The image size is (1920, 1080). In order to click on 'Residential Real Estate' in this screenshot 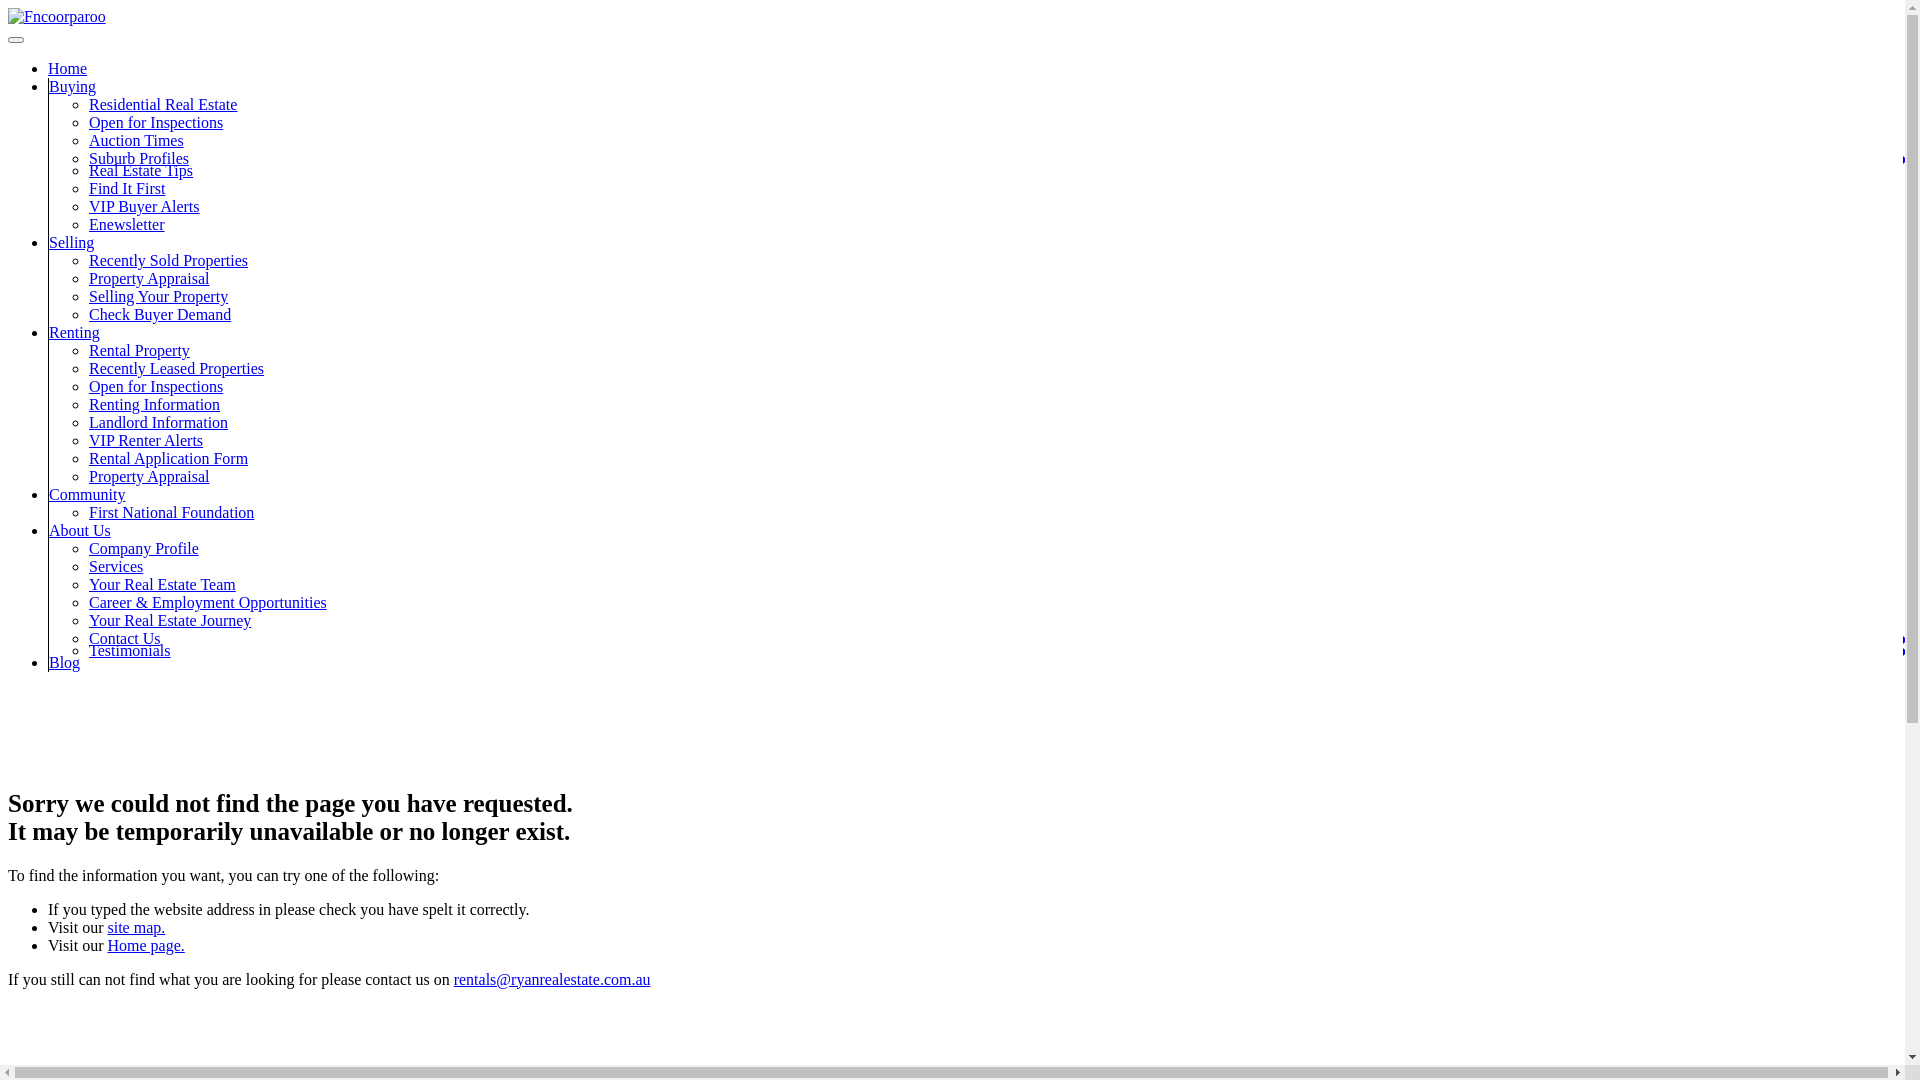, I will do `click(88, 104)`.